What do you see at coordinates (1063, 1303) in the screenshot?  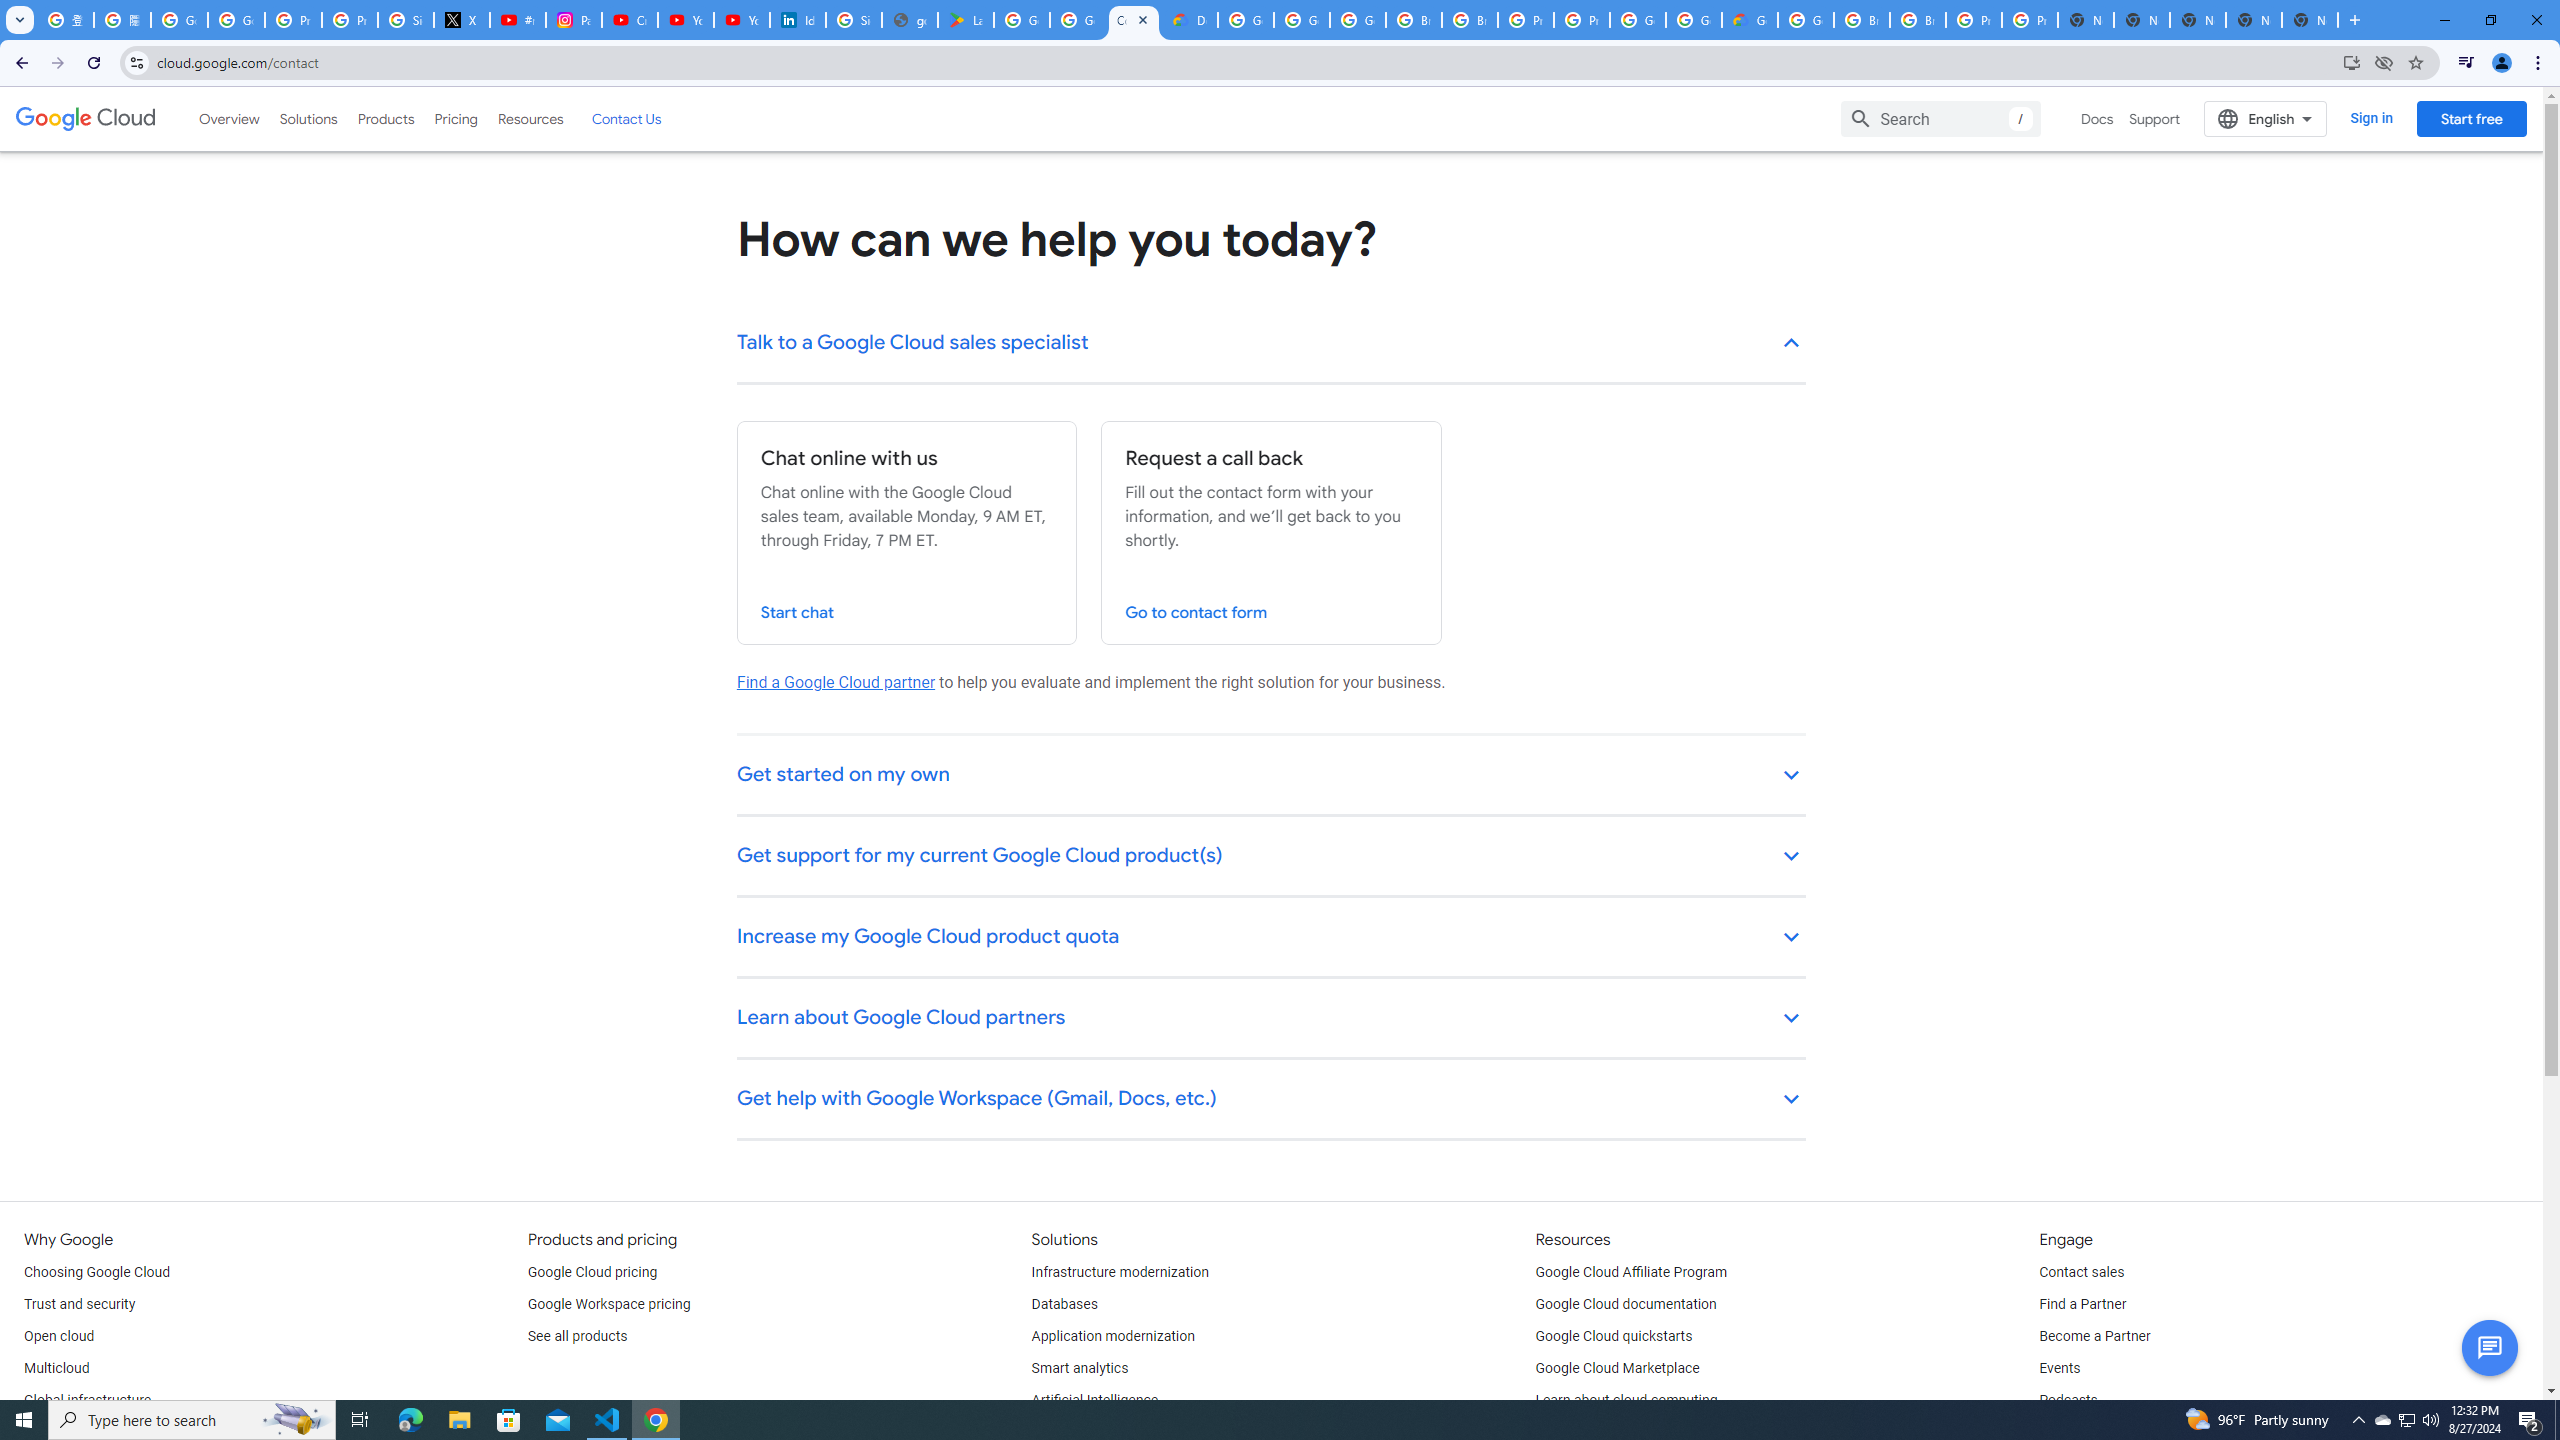 I see `'Databases'` at bounding box center [1063, 1303].